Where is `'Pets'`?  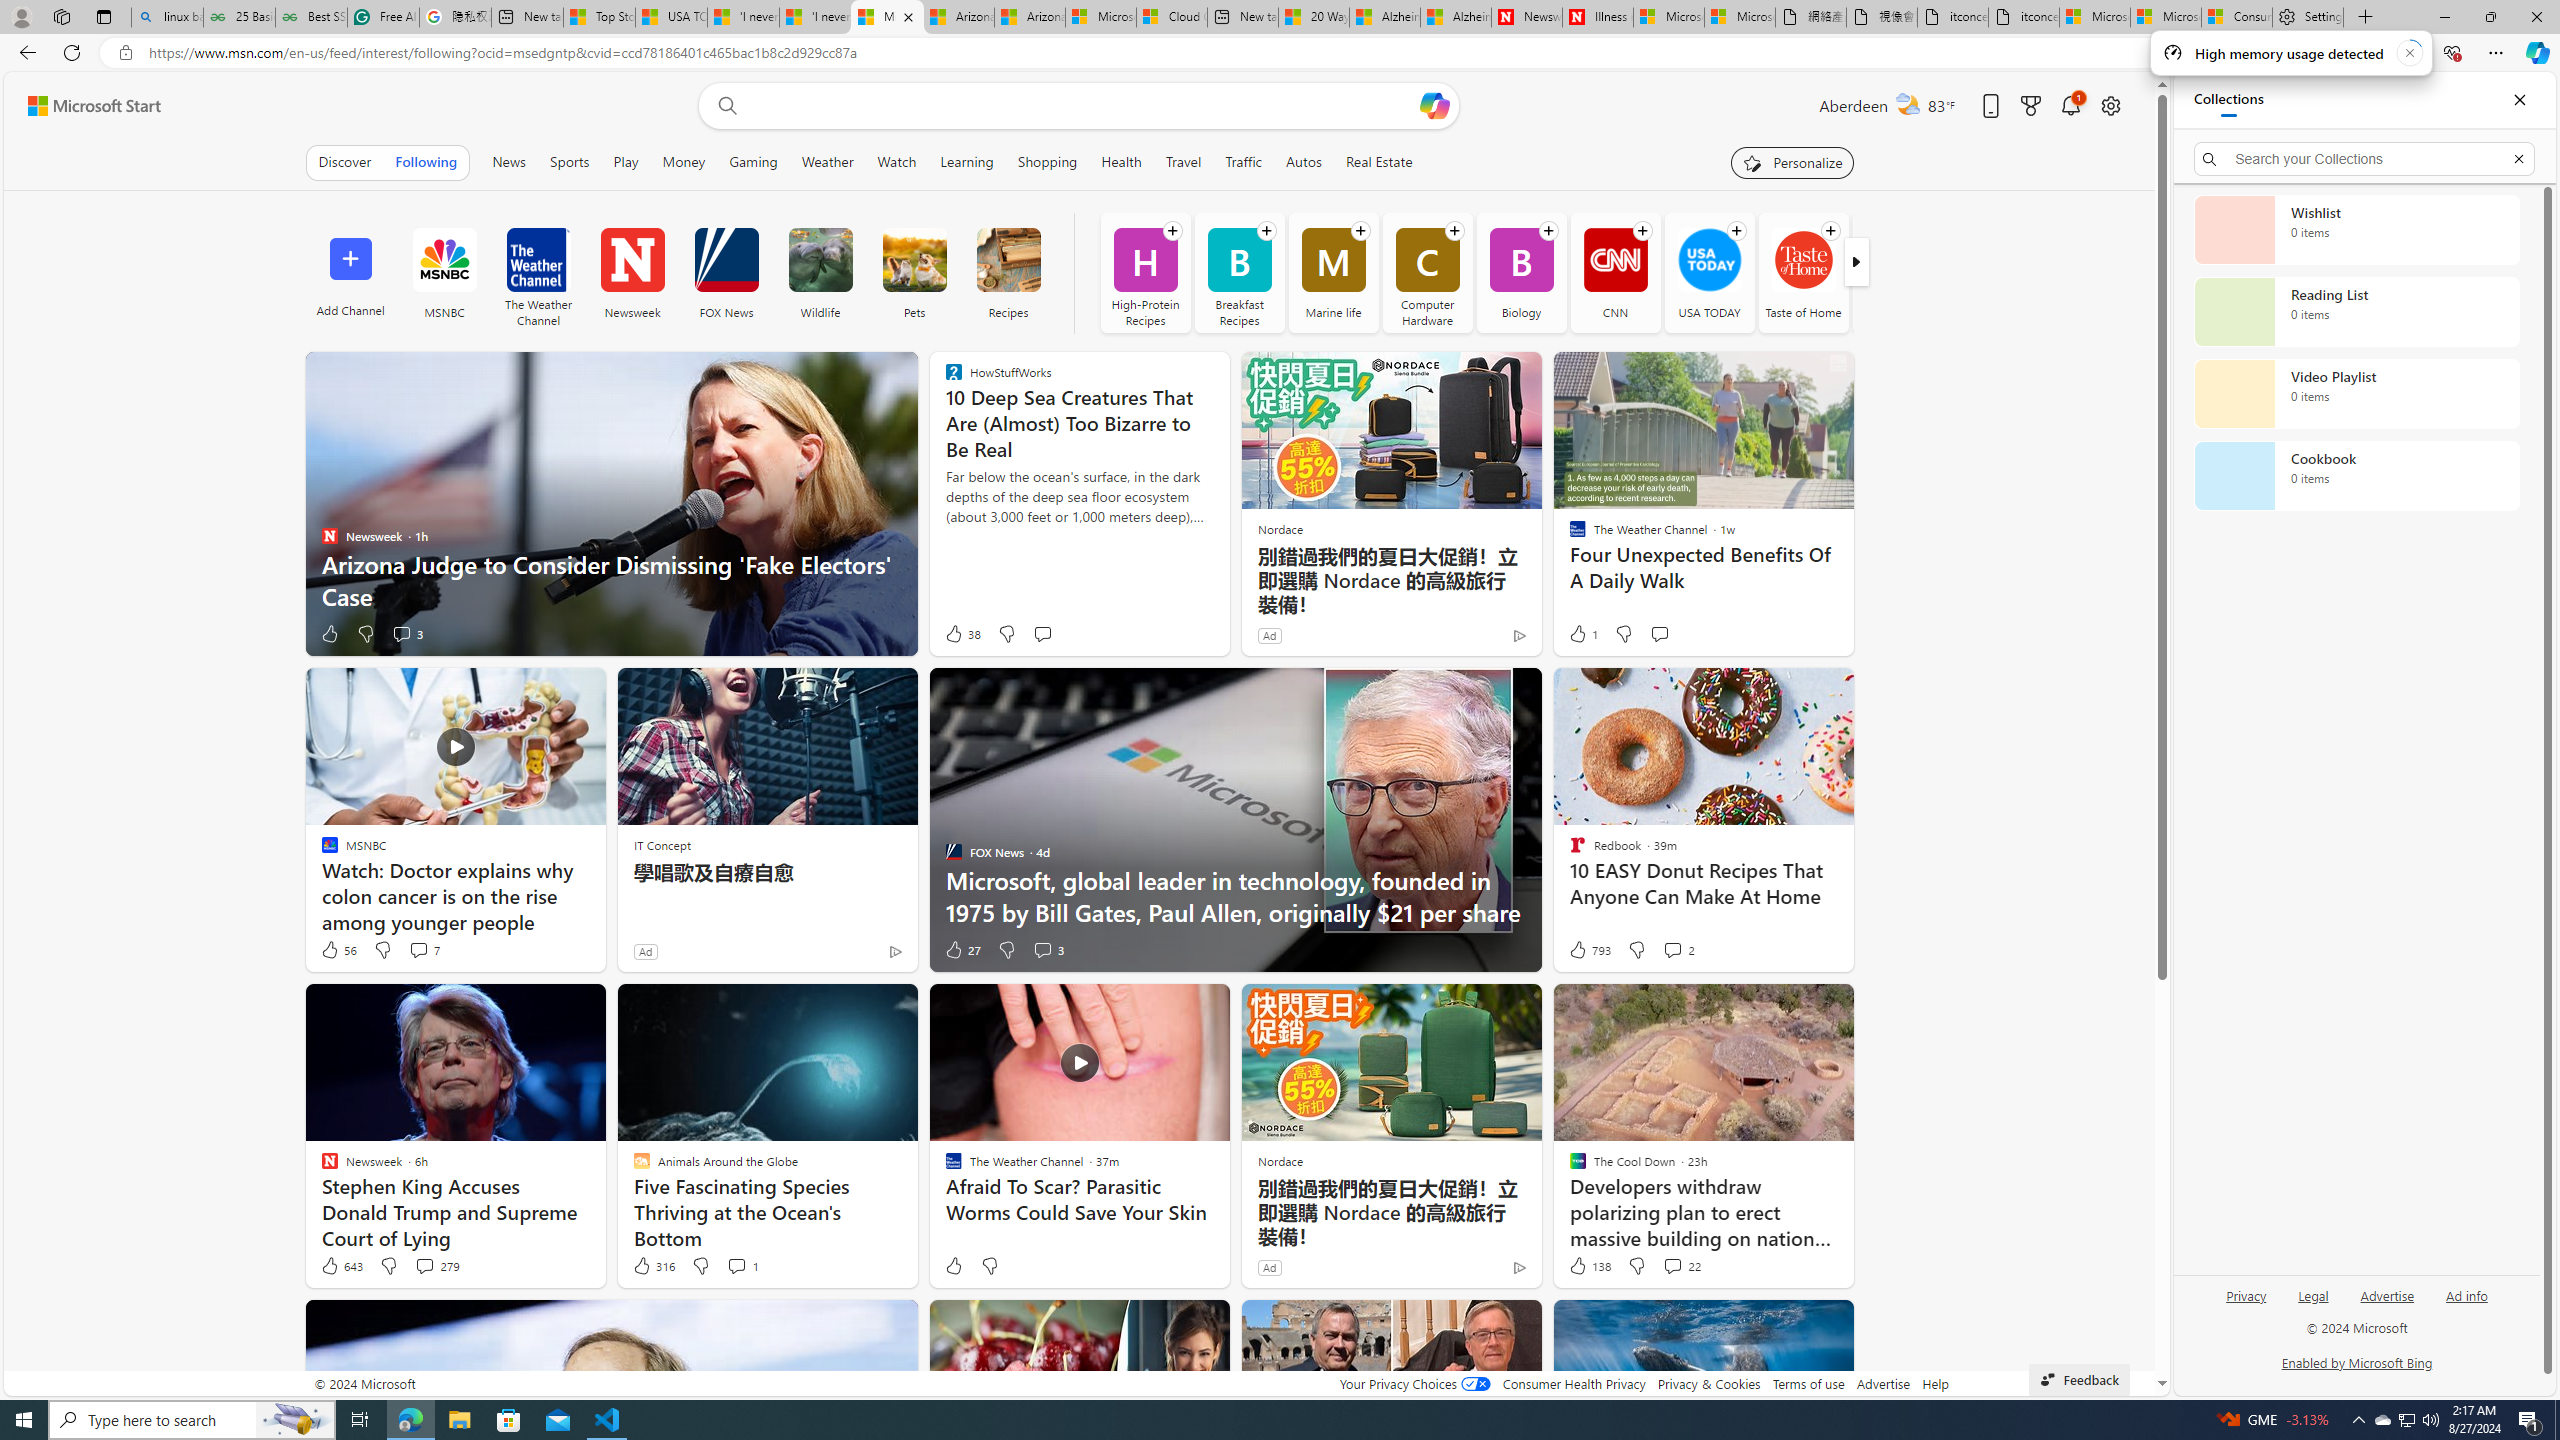
'Pets' is located at coordinates (913, 271).